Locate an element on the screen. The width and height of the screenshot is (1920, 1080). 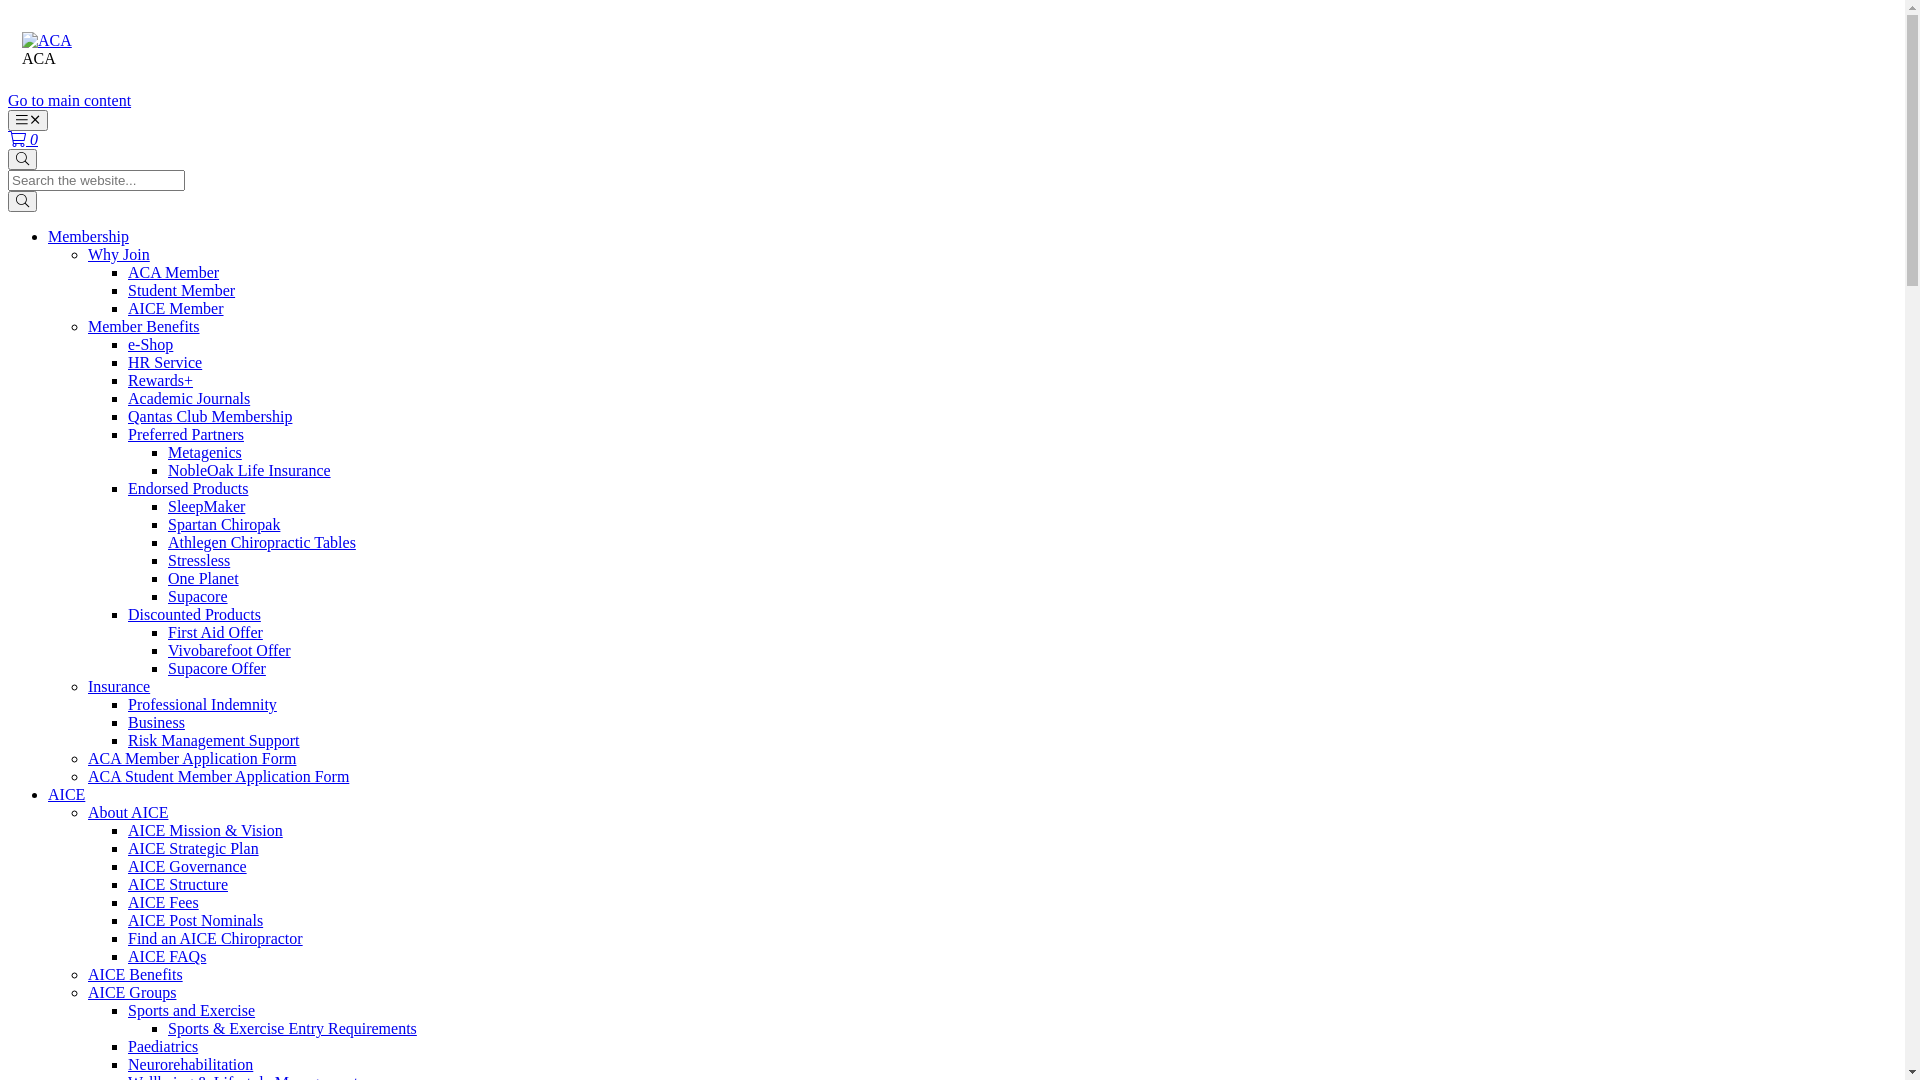
'AICE FAQs' is located at coordinates (167, 955).